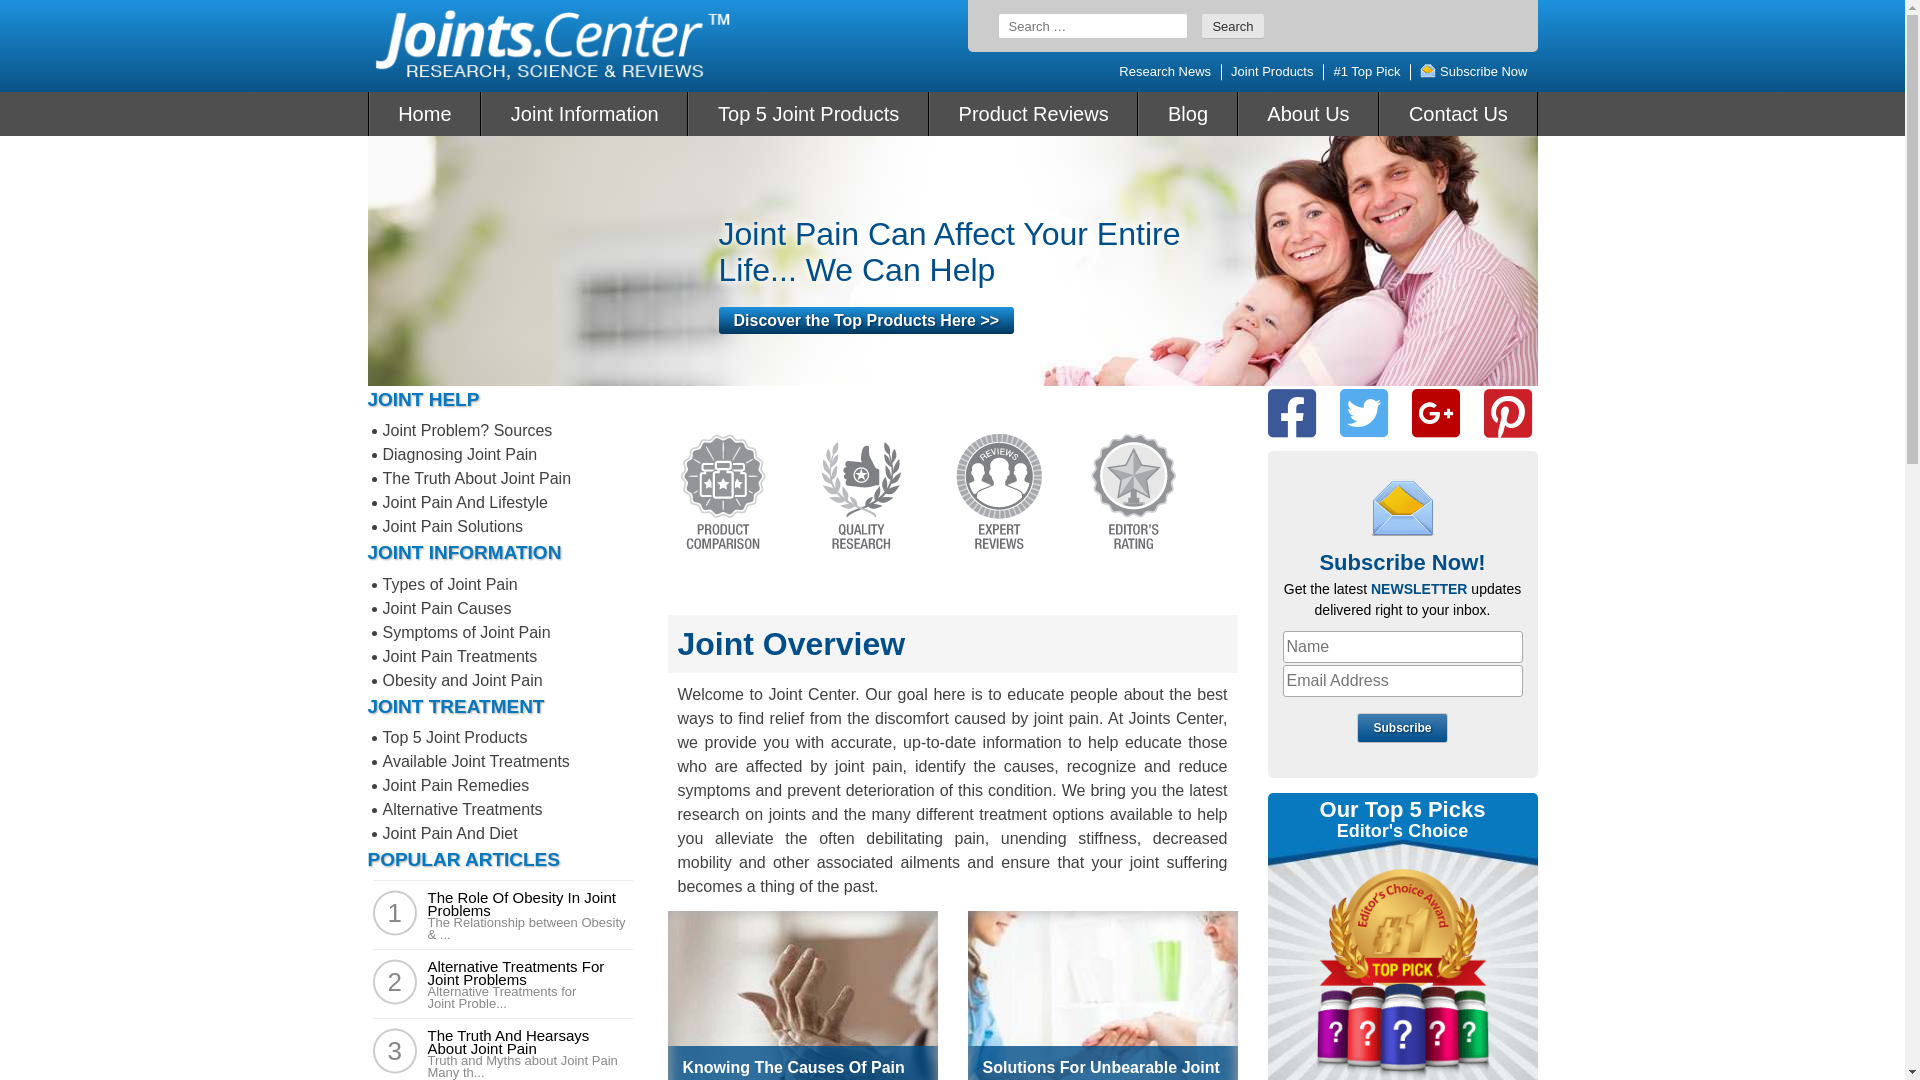  What do you see at coordinates (1291, 412) in the screenshot?
I see `'Facebook'` at bounding box center [1291, 412].